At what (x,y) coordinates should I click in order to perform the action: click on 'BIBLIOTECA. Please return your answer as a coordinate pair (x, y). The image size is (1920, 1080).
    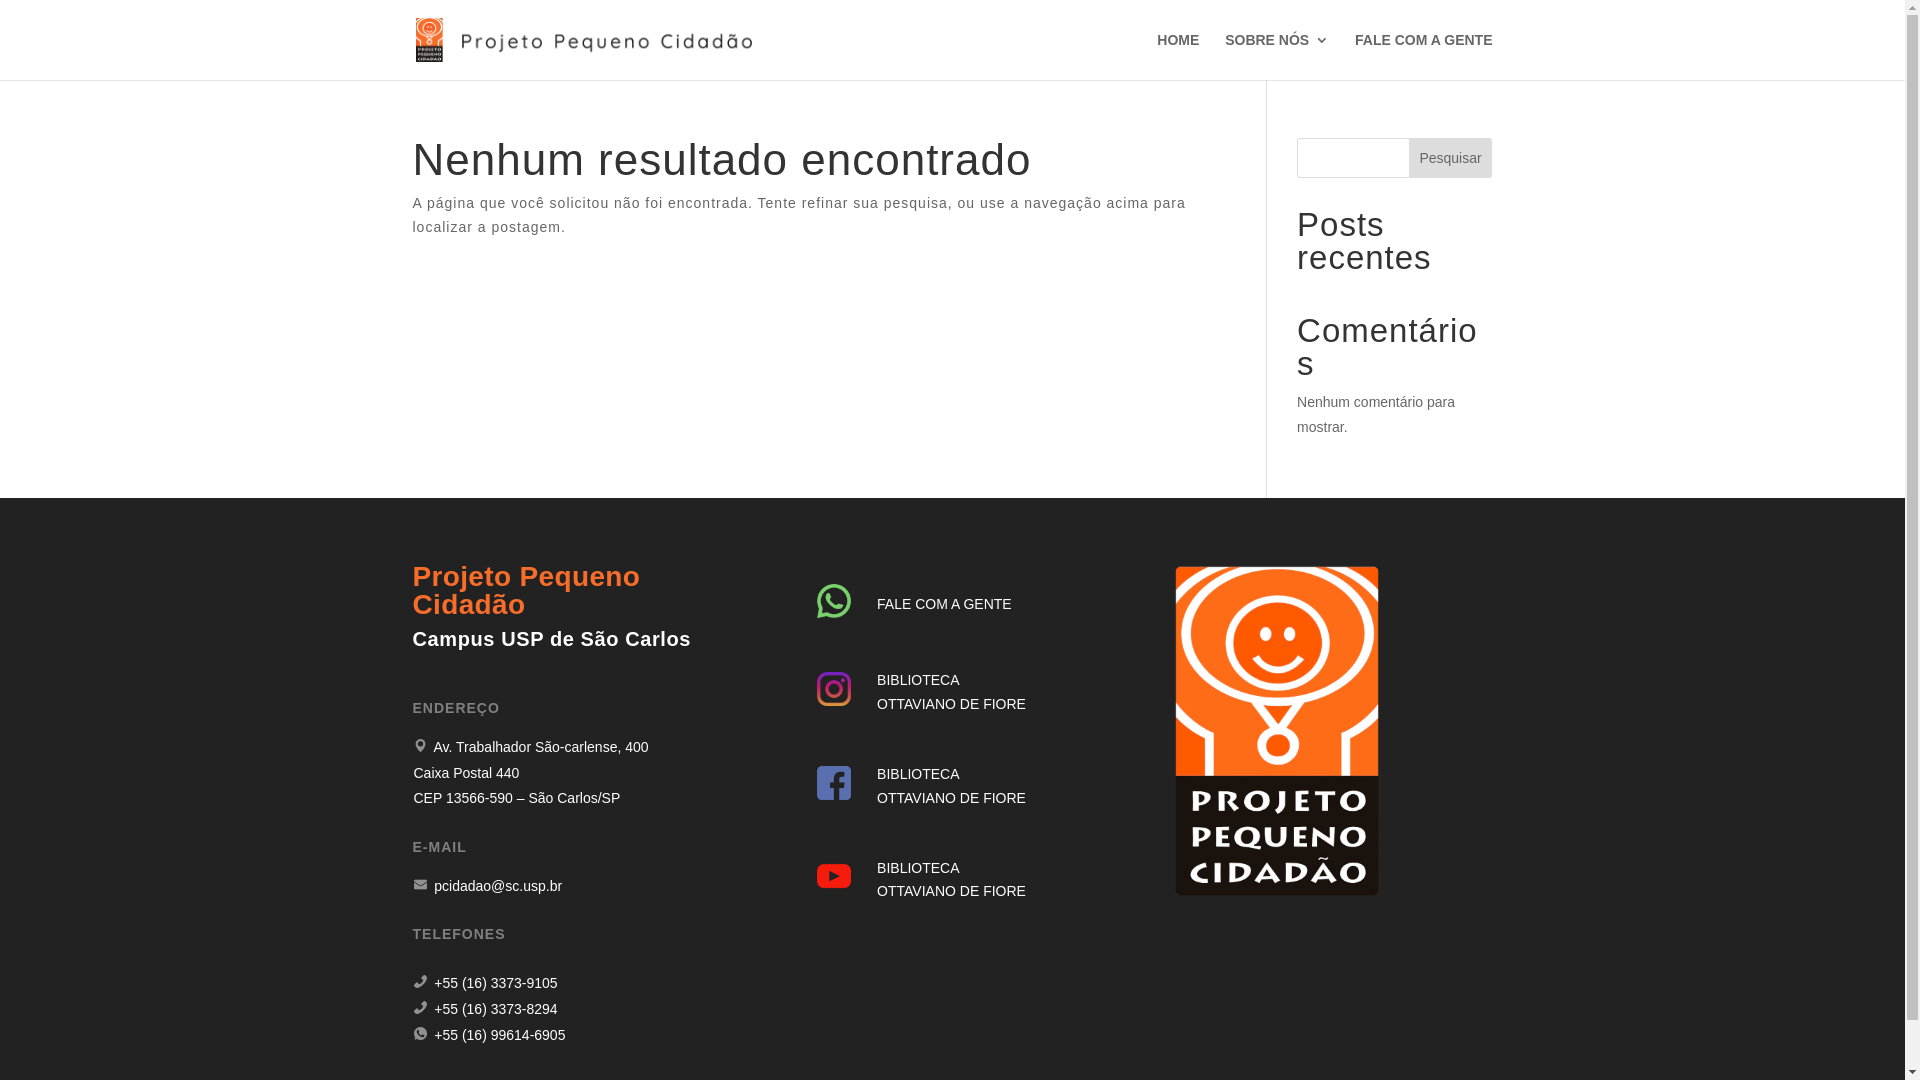
    Looking at the image, I should click on (950, 878).